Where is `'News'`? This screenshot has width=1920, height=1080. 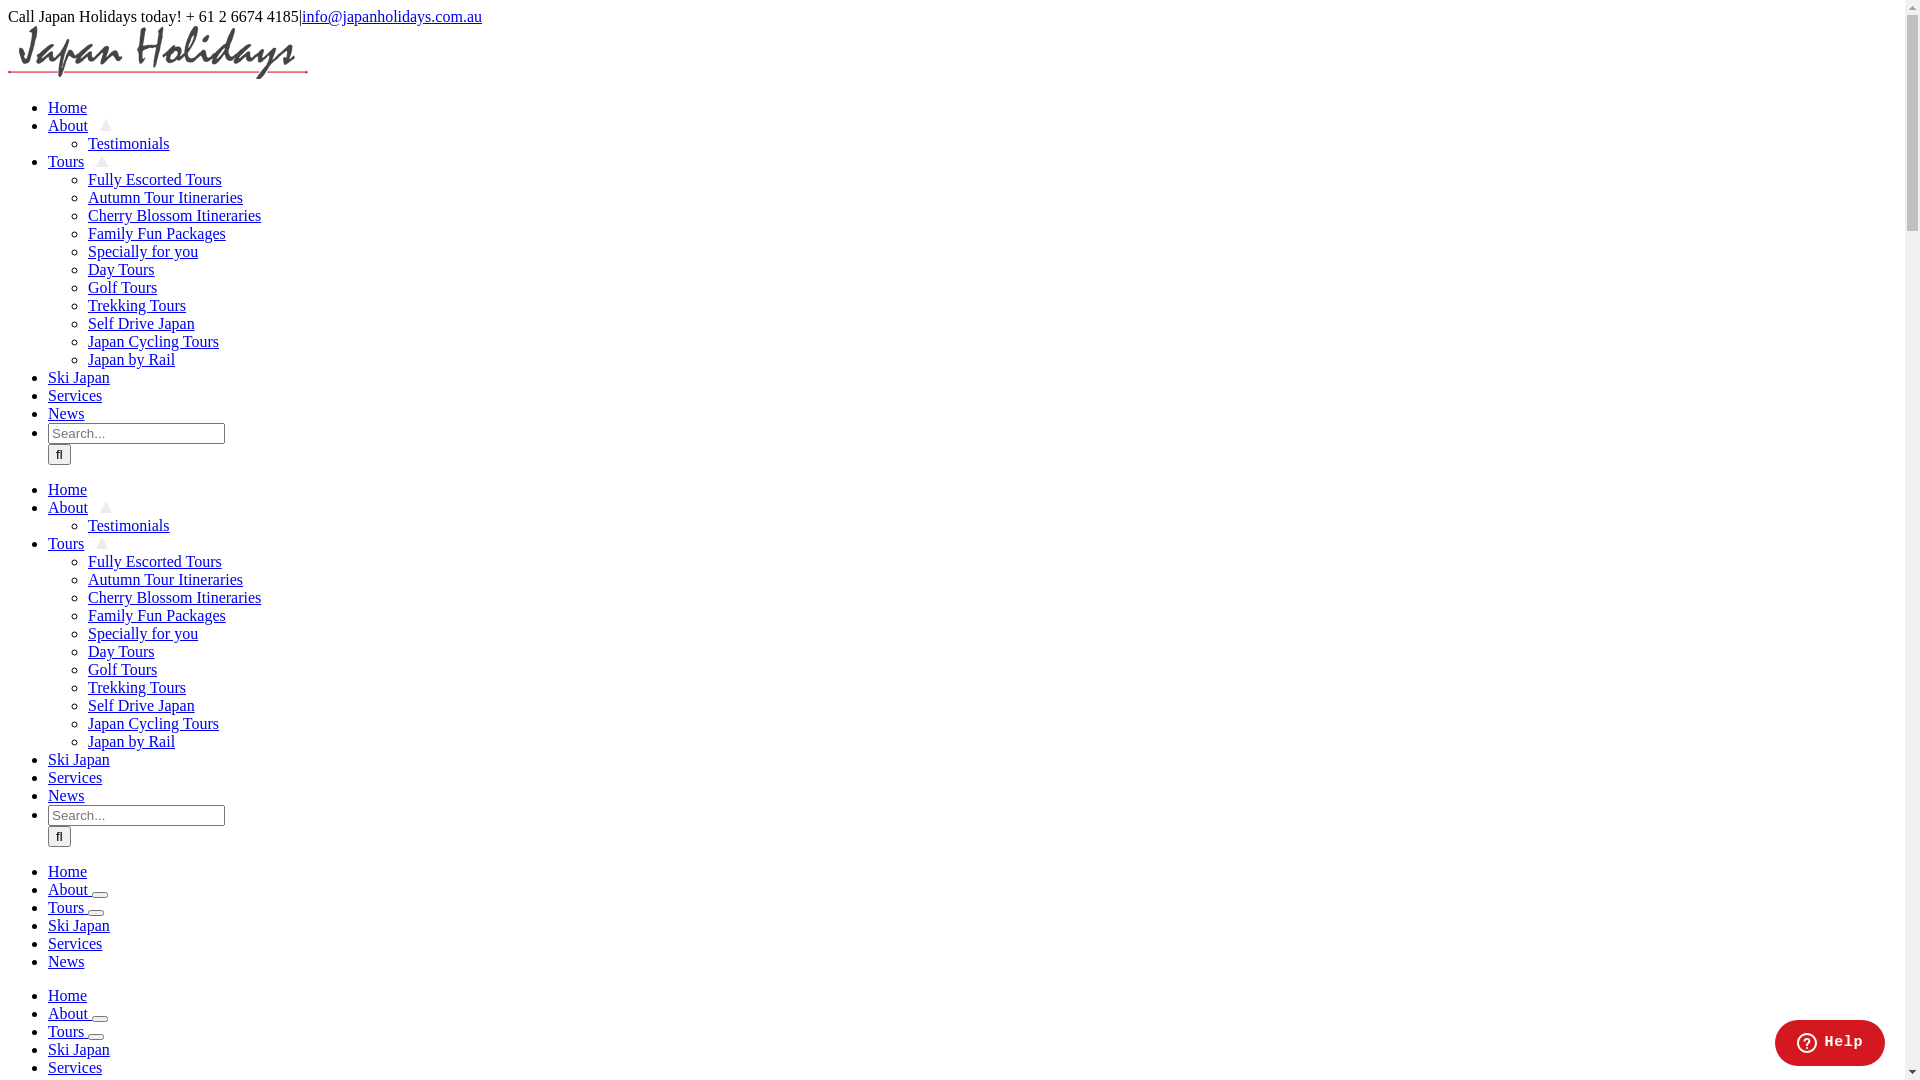
'News' is located at coordinates (66, 960).